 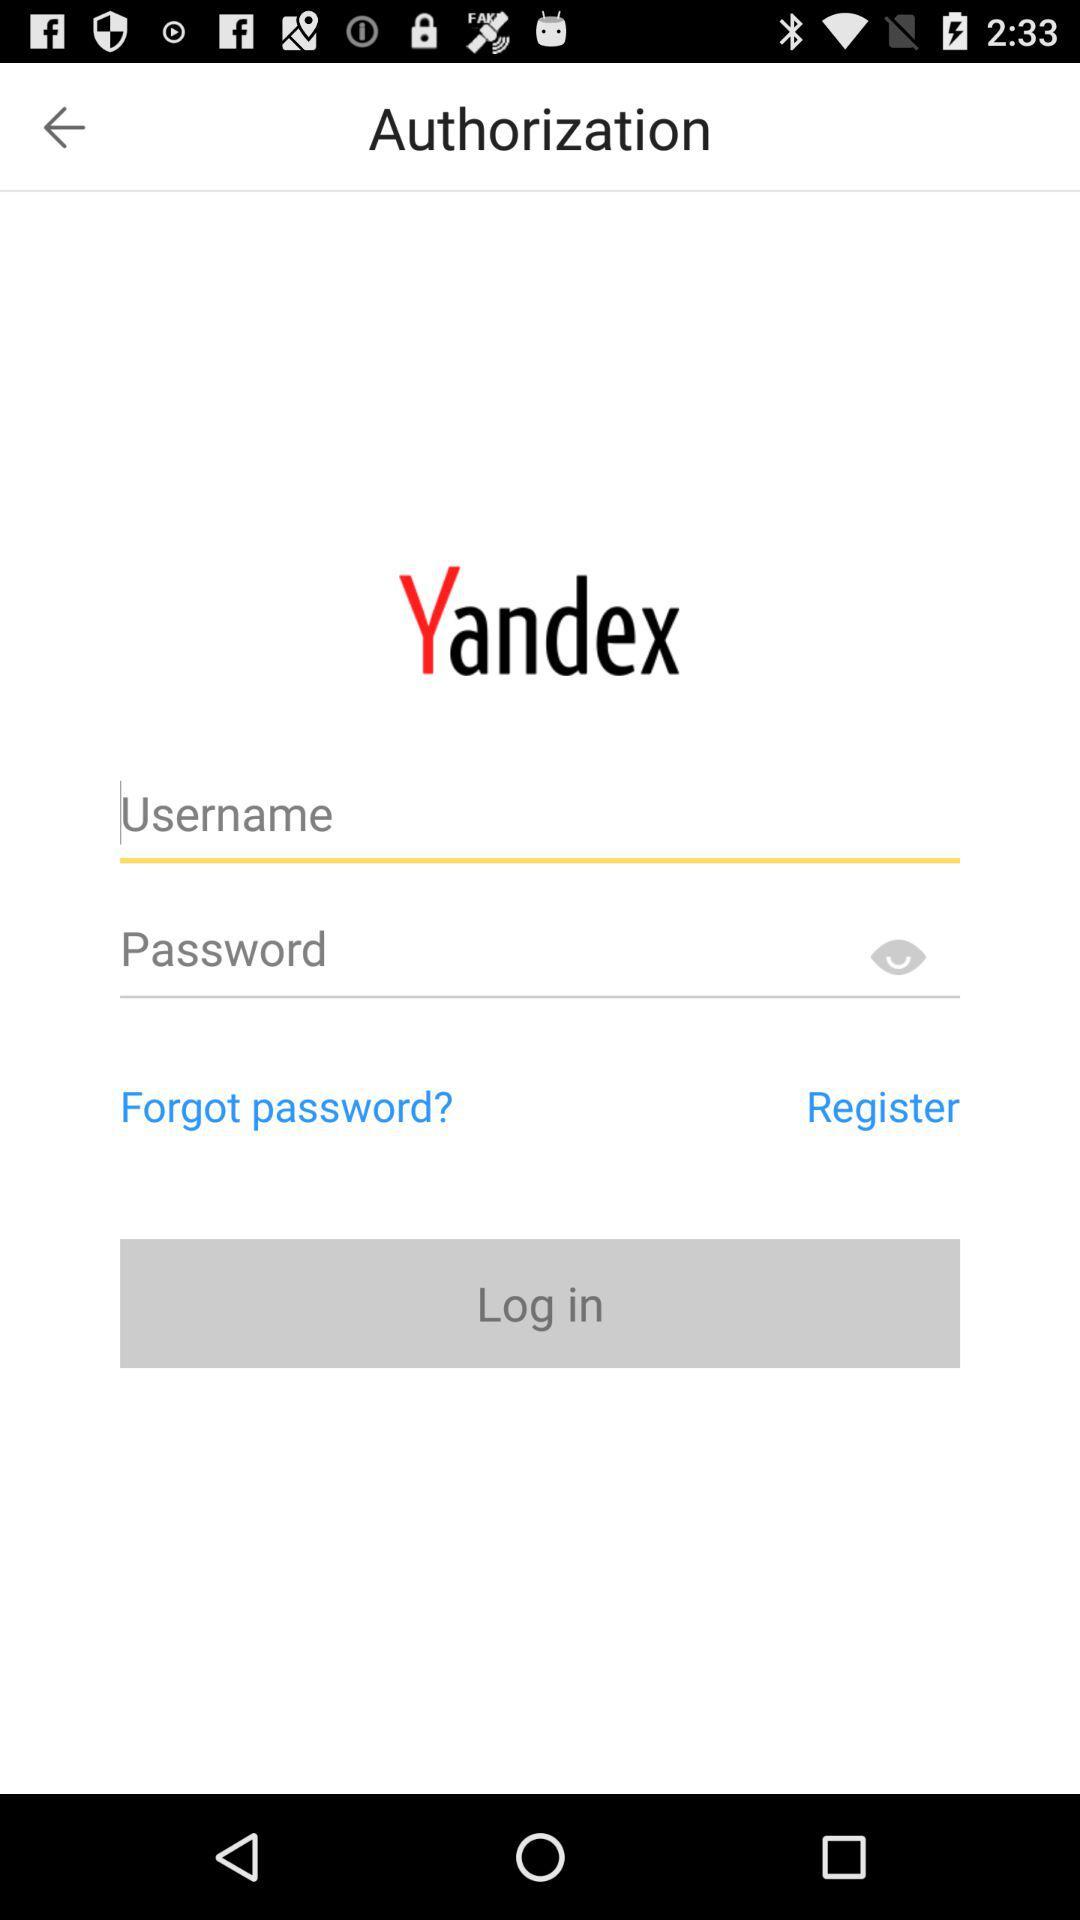 What do you see at coordinates (371, 1104) in the screenshot?
I see `forgot password? app` at bounding box center [371, 1104].